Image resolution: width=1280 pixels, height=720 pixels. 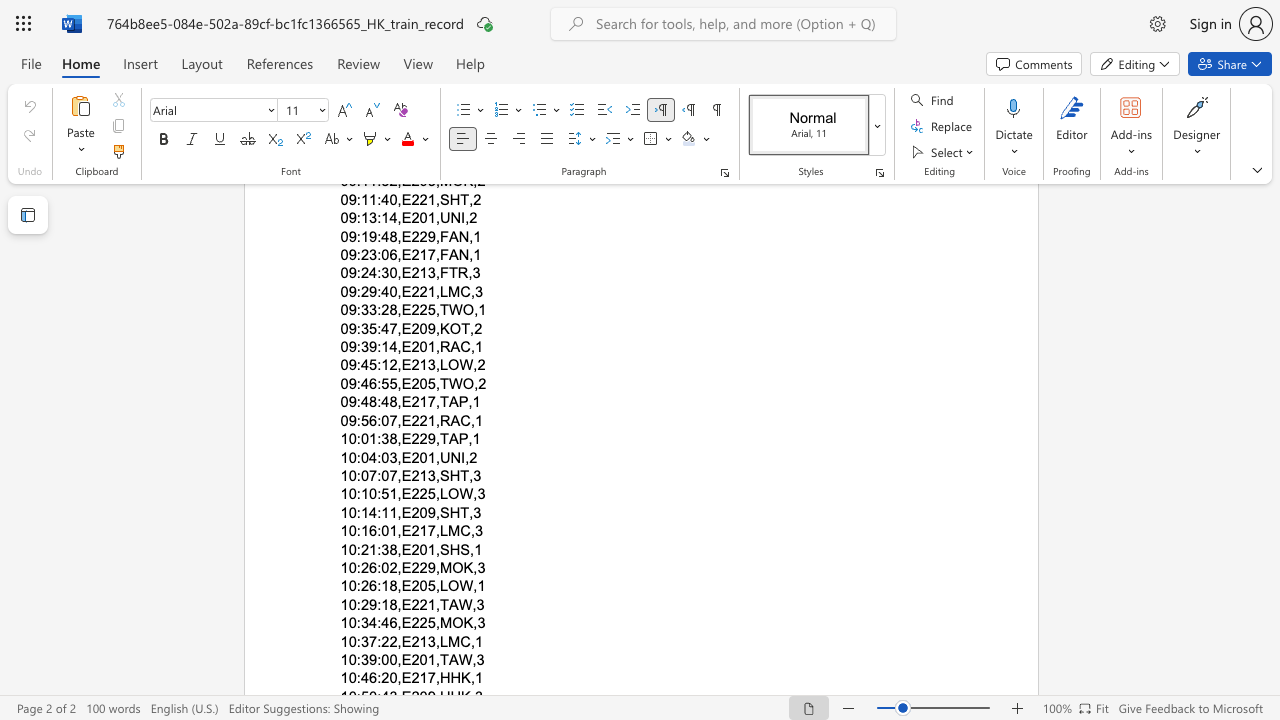 I want to click on the space between the continuous character "1" and ":" in the text, so click(x=376, y=438).